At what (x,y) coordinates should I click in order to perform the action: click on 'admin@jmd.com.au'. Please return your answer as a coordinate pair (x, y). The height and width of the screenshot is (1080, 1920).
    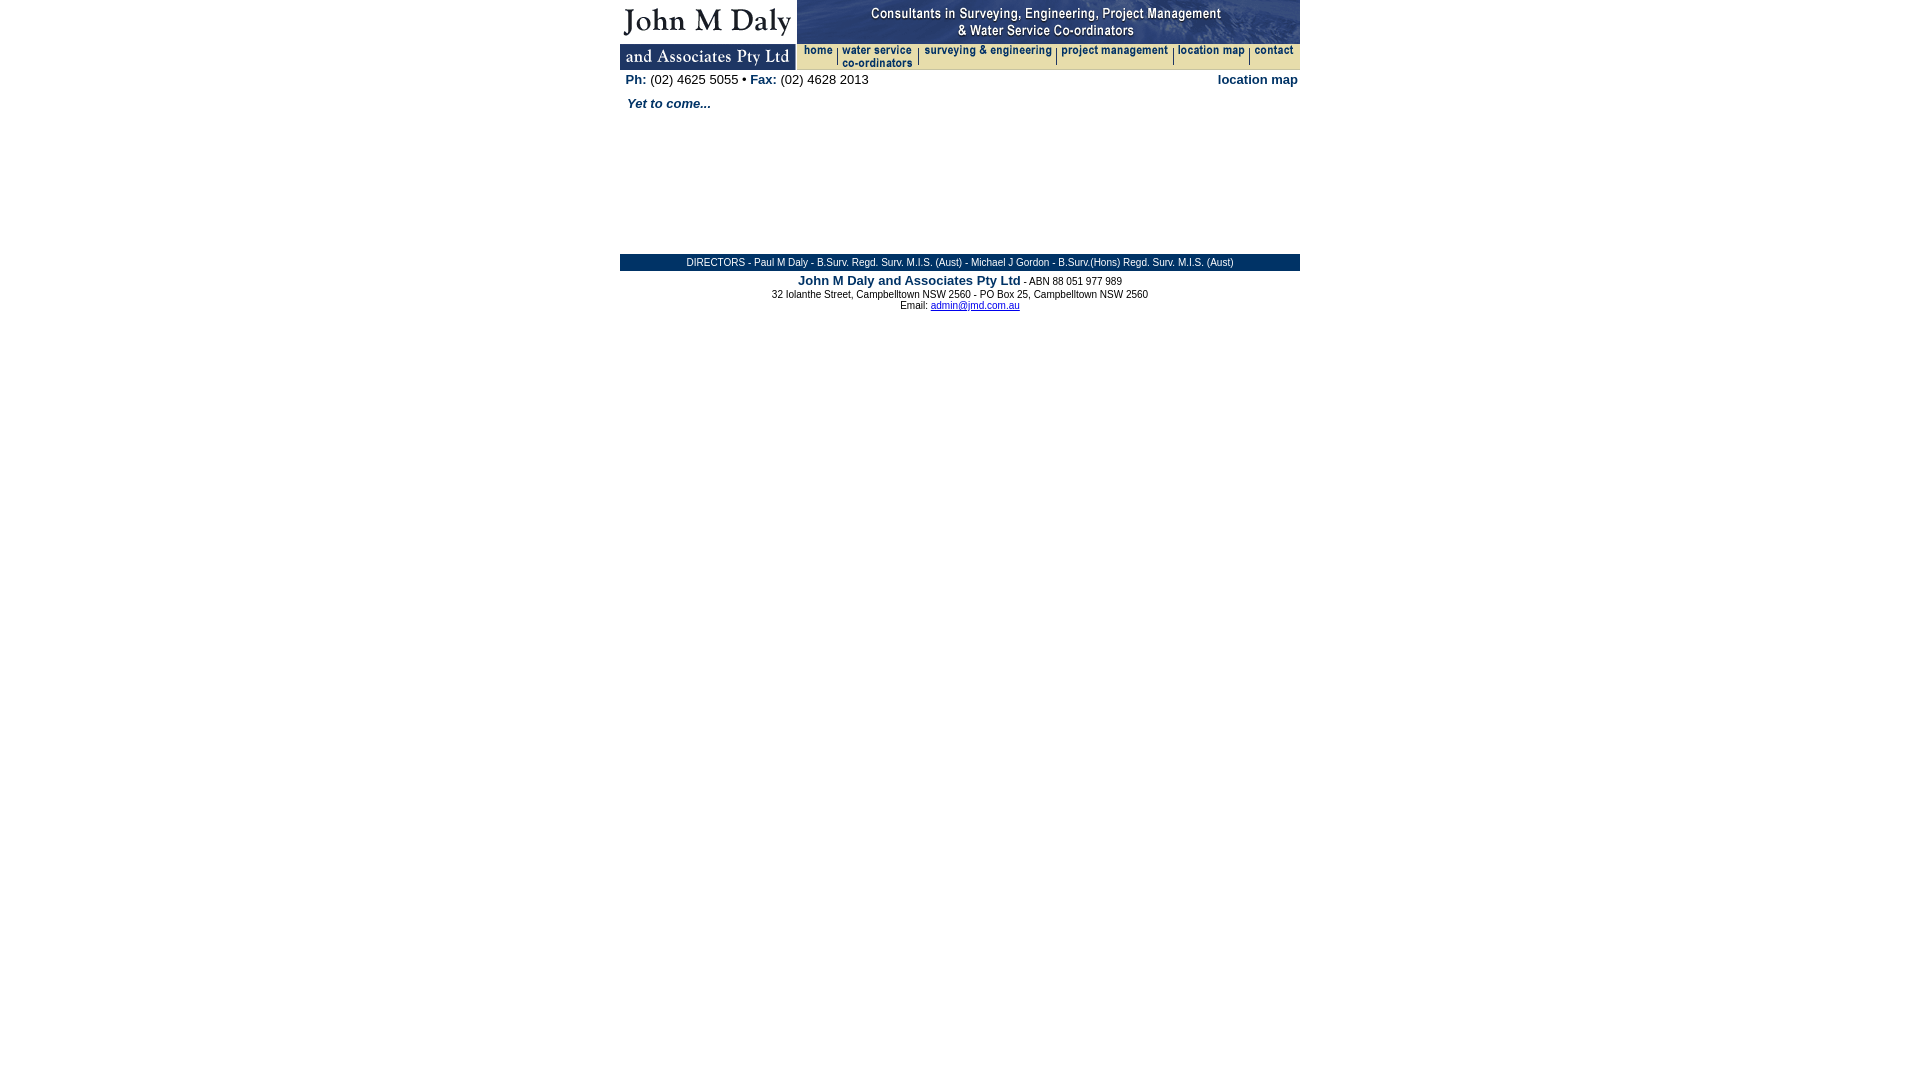
    Looking at the image, I should click on (975, 305).